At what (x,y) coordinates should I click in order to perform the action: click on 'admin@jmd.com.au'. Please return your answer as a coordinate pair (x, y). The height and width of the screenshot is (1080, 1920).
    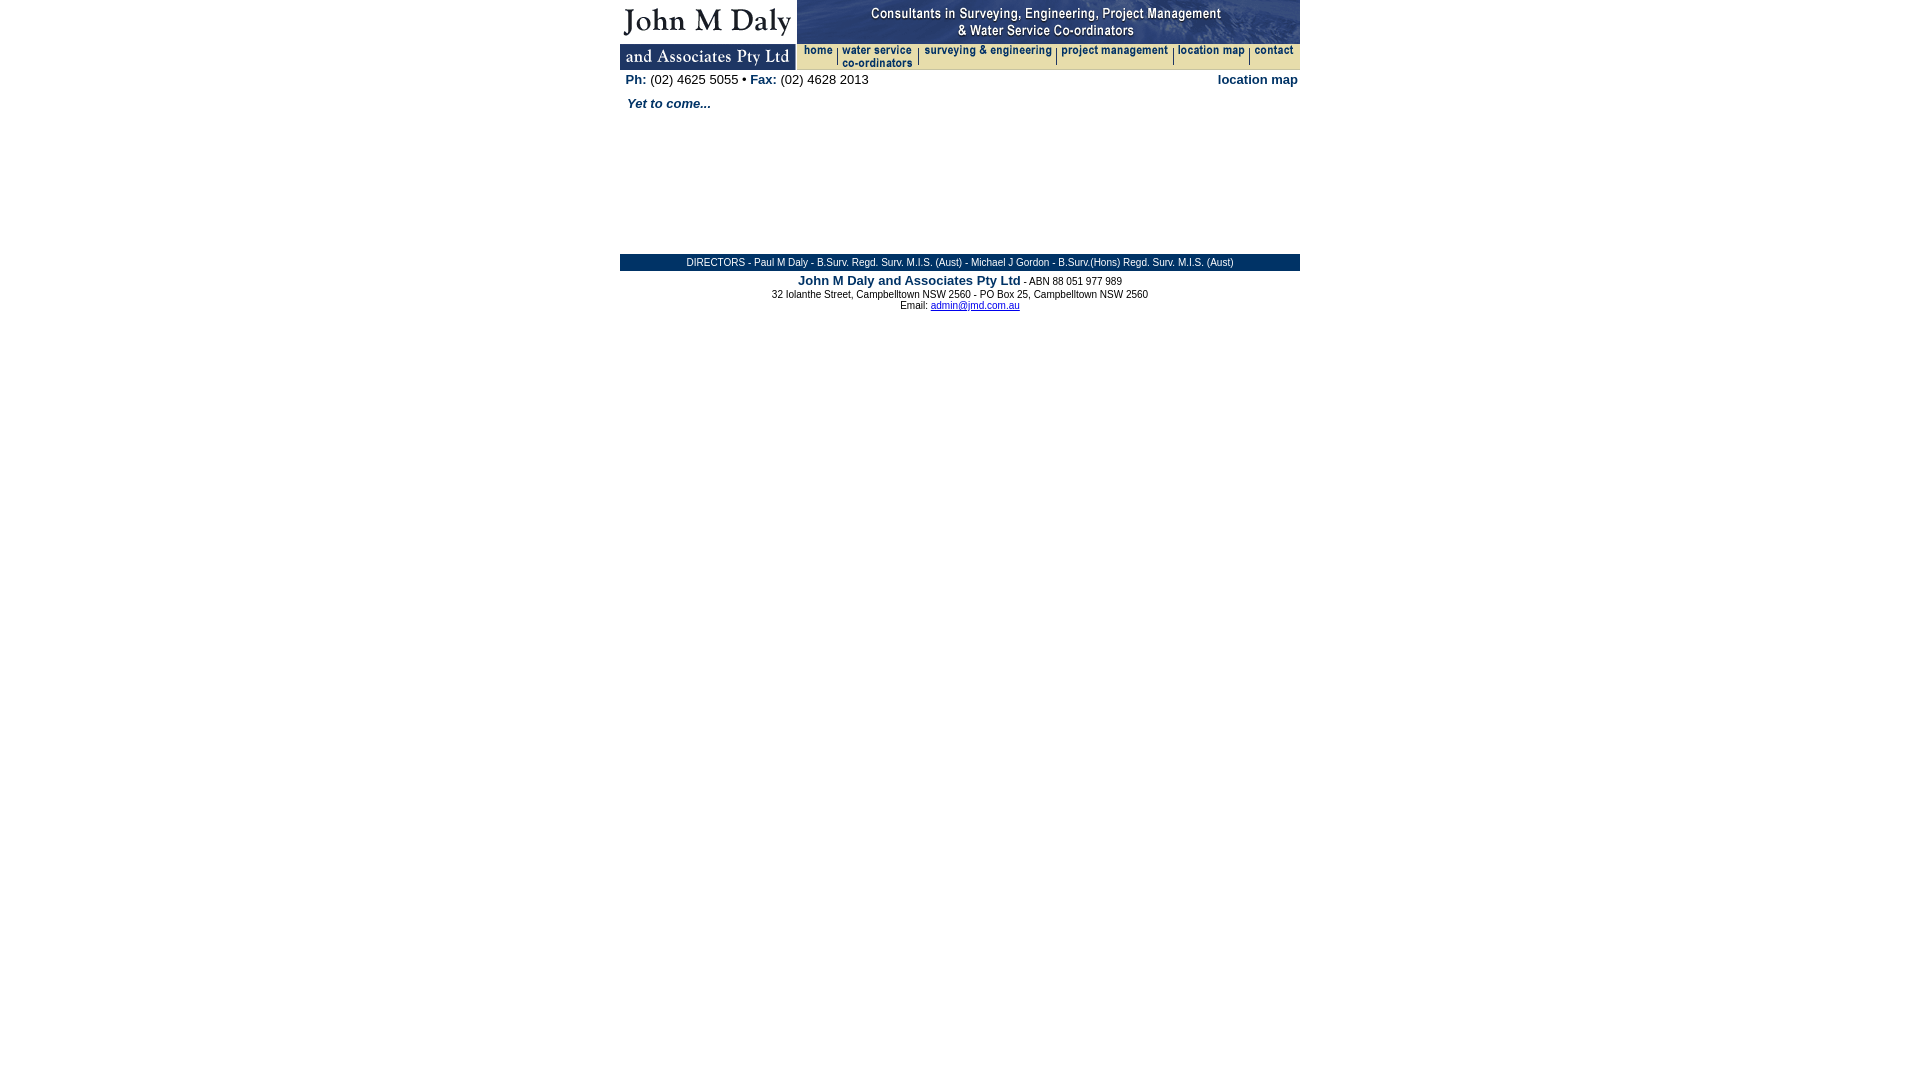
    Looking at the image, I should click on (975, 305).